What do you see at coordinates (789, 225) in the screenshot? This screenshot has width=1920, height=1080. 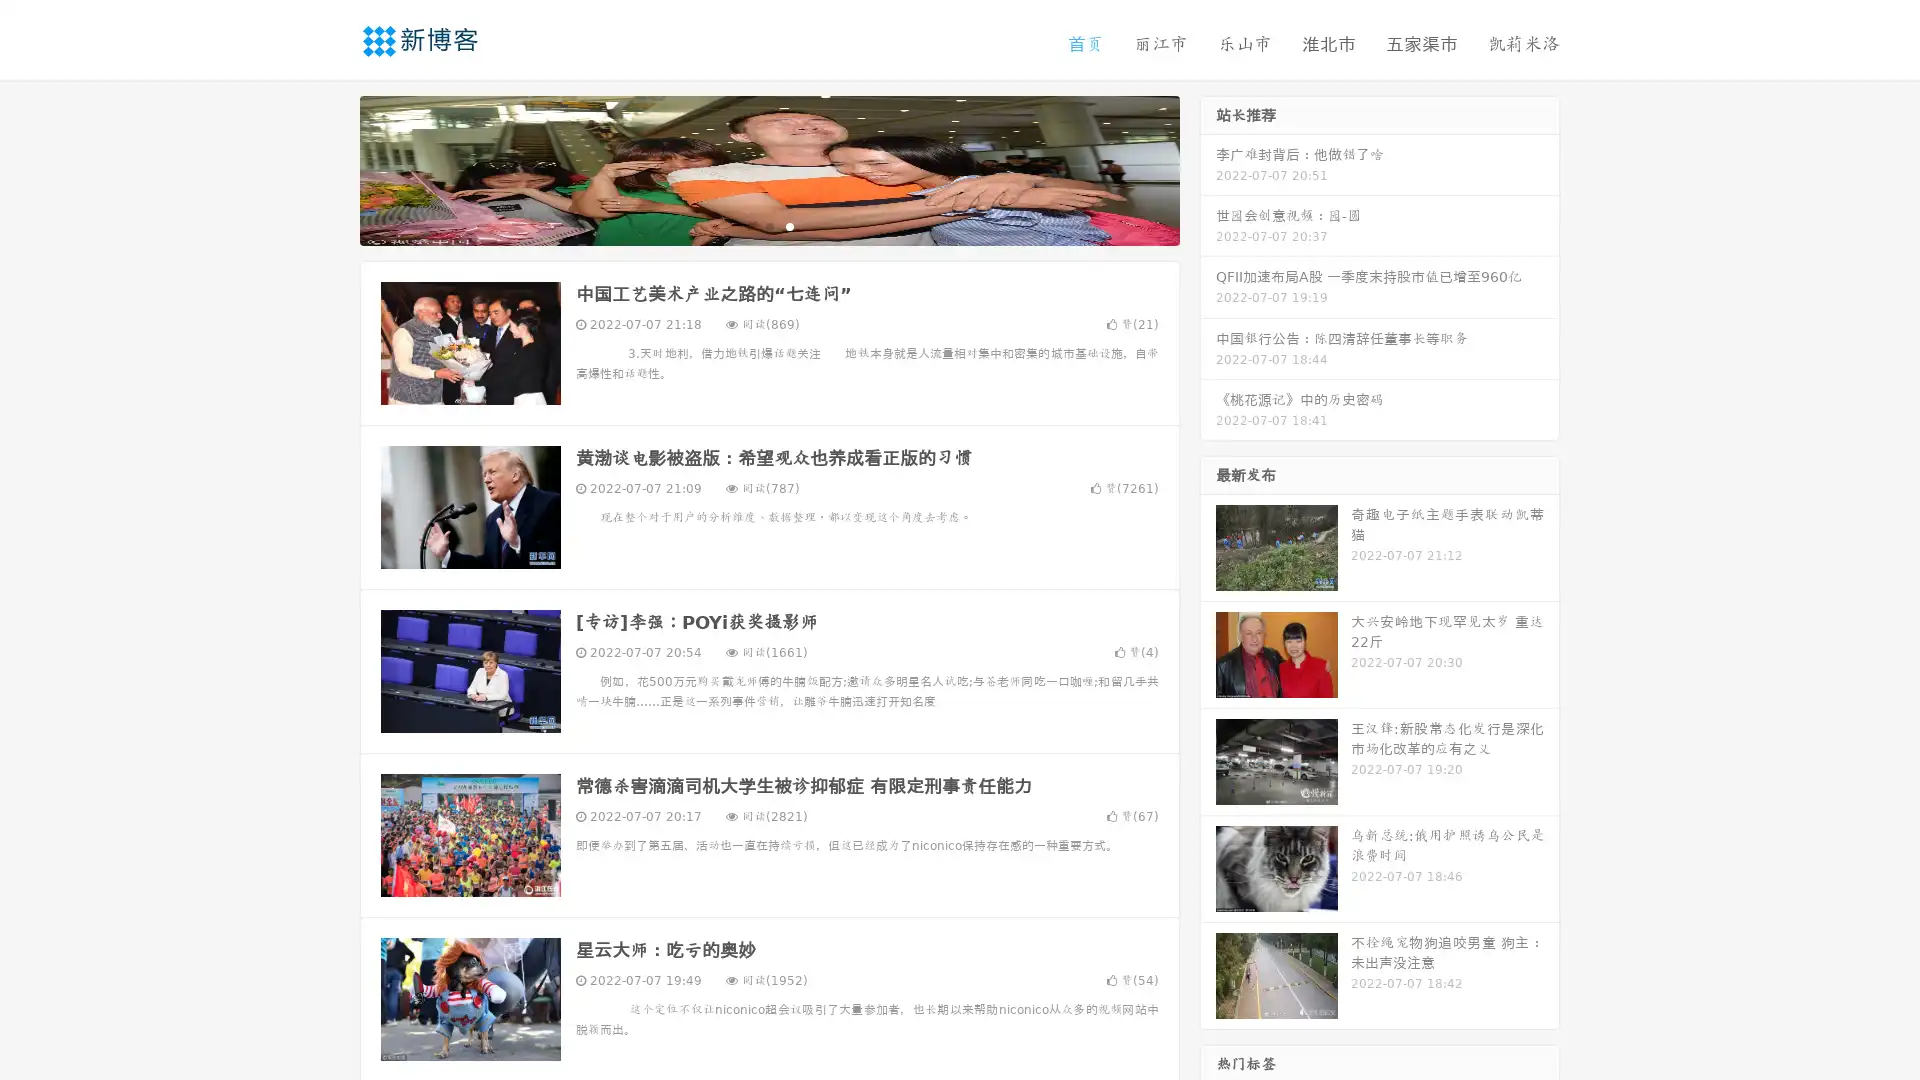 I see `Go to slide 3` at bounding box center [789, 225].